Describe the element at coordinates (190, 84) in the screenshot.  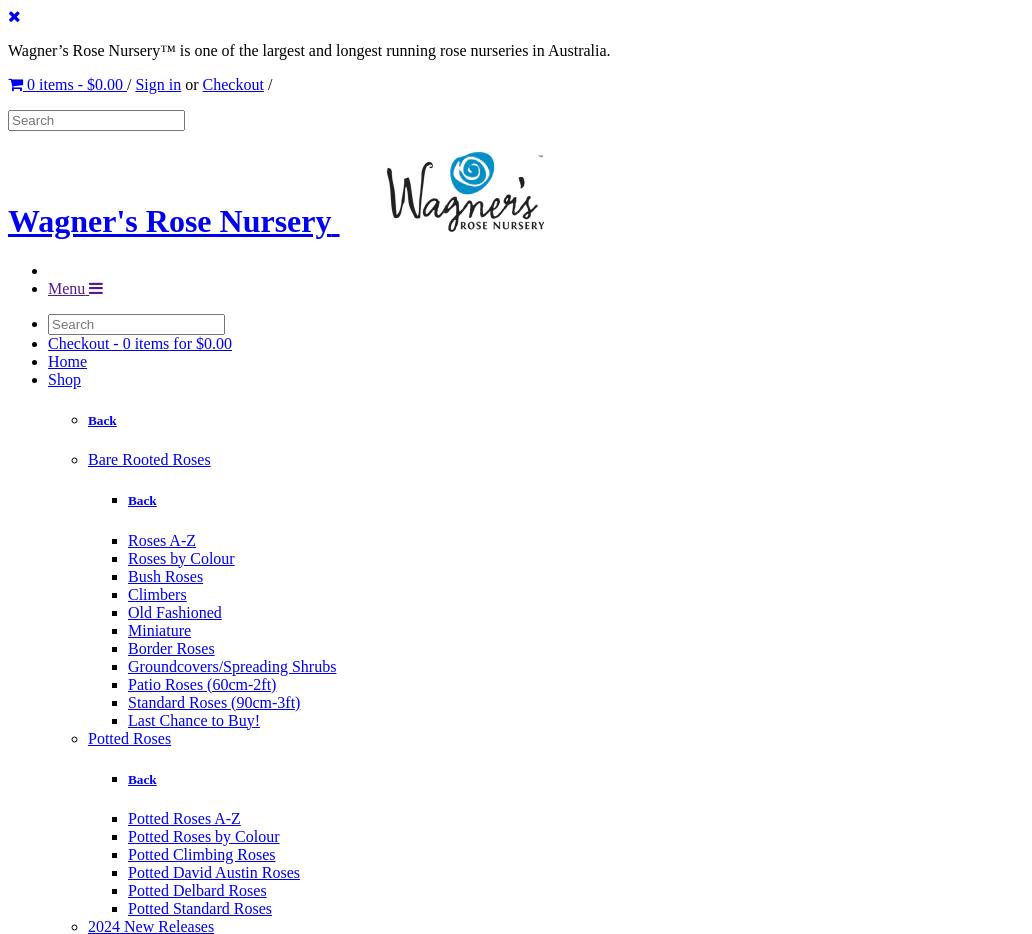
I see `'or'` at that location.